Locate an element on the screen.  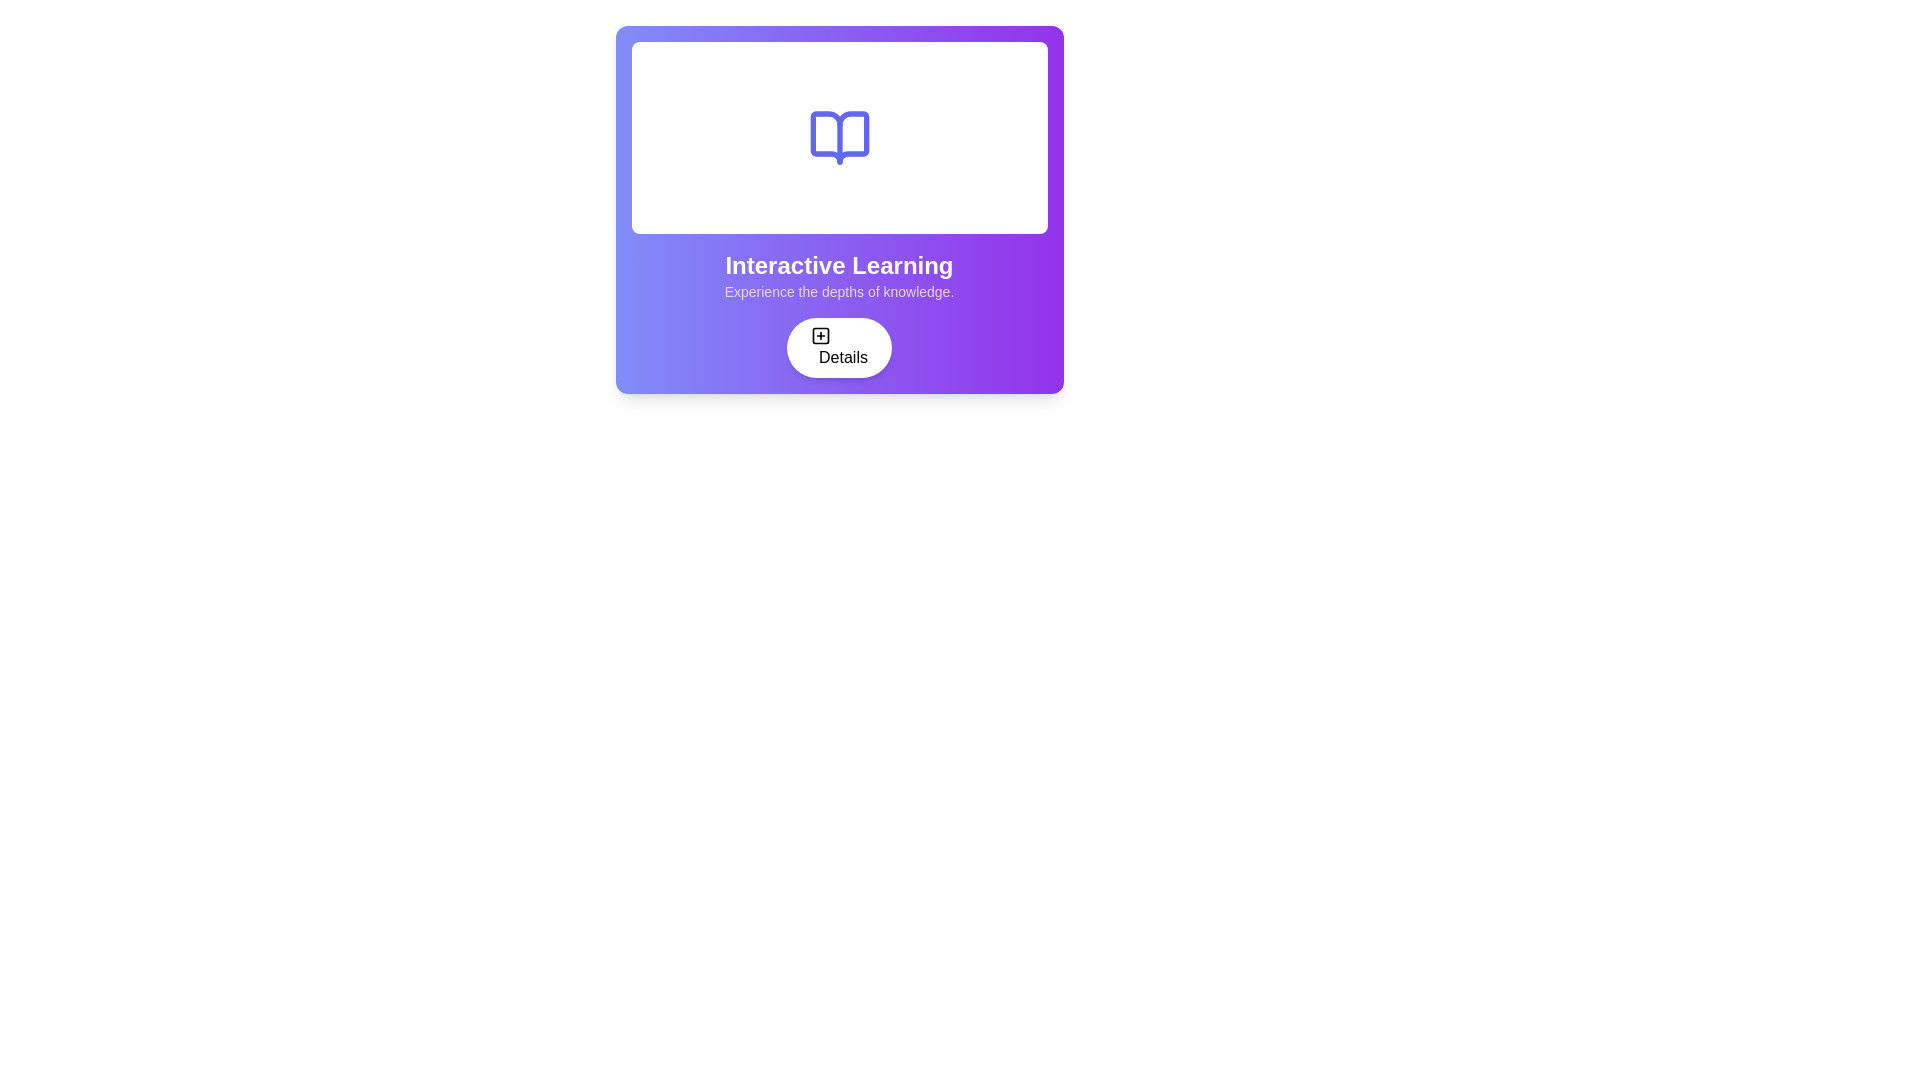
the text label that contains the phrase 'Experience the depths of knowledge.' which is styled in a small purple font and located beneath the header 'Interactive Learning' and above the button labeled 'Details' is located at coordinates (839, 292).